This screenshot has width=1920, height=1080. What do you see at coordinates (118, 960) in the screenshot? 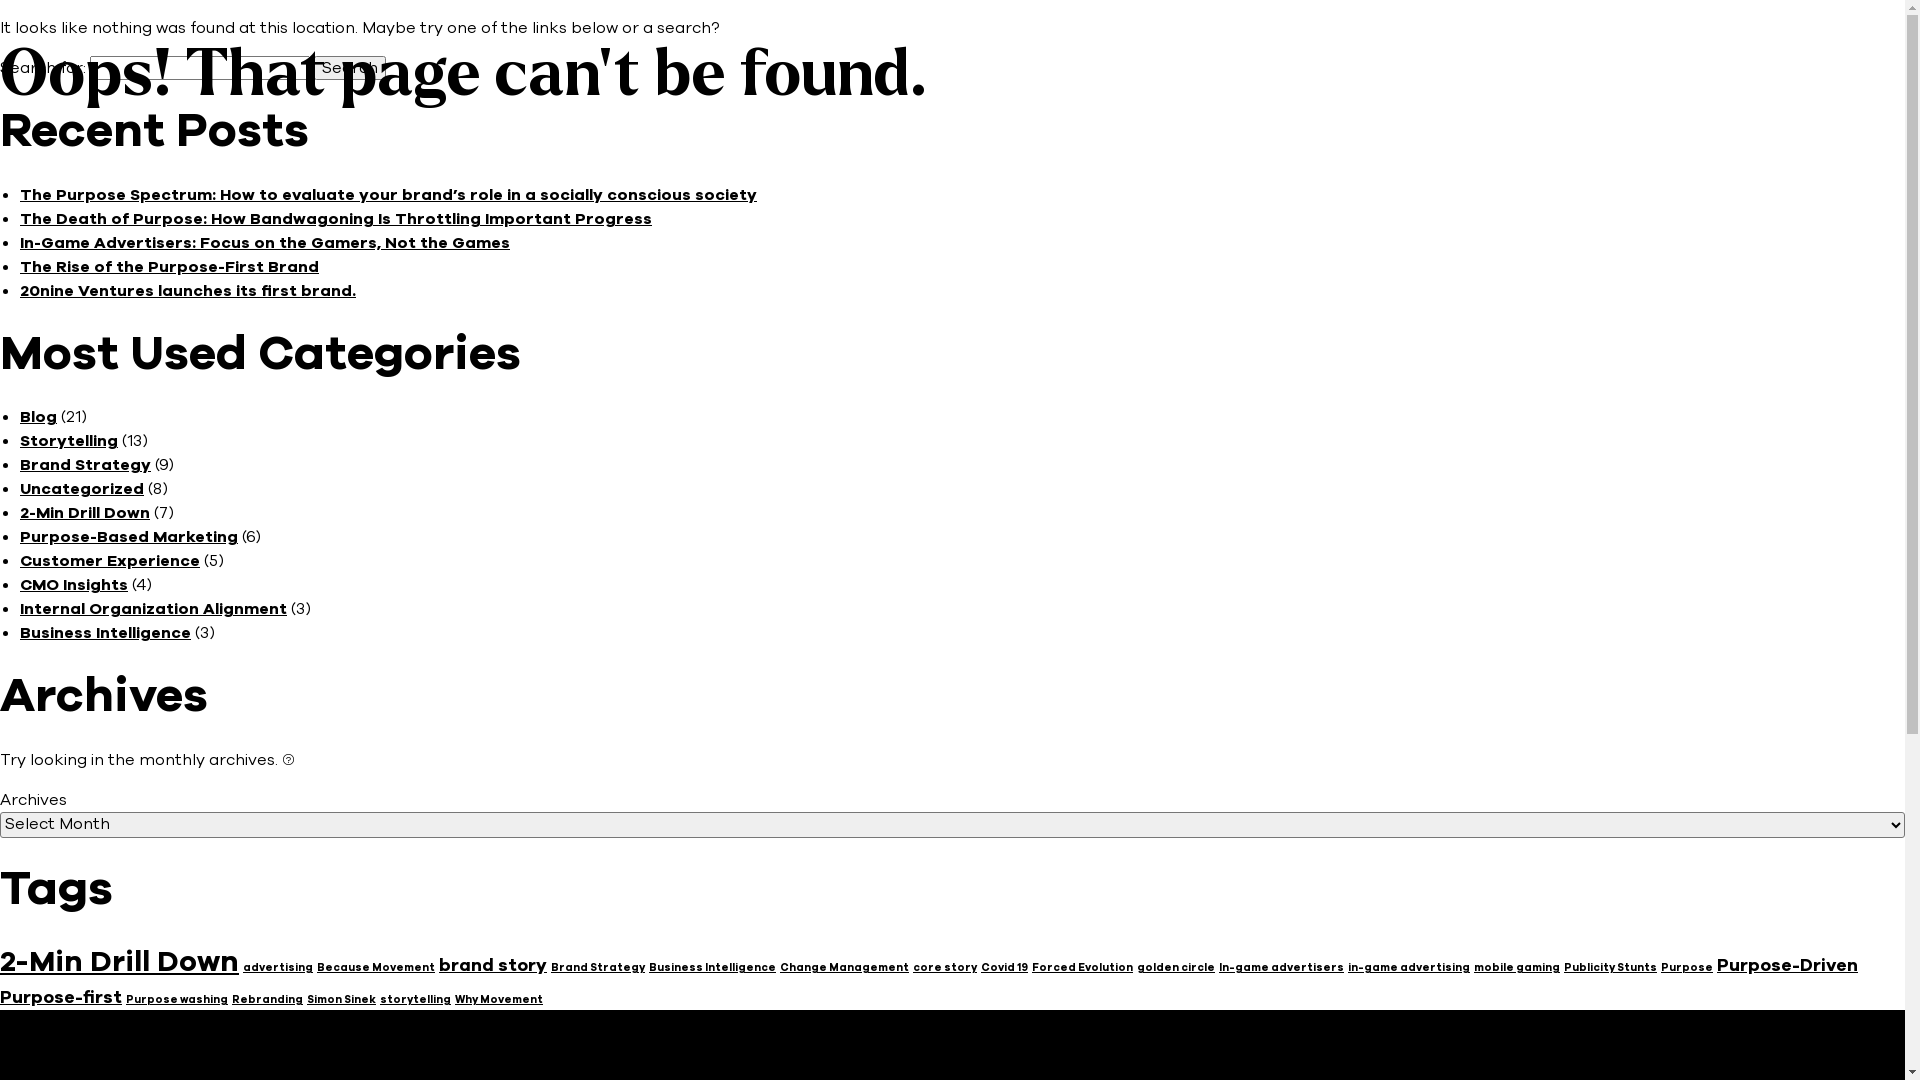
I see `'2-Min Drill Down'` at bounding box center [118, 960].